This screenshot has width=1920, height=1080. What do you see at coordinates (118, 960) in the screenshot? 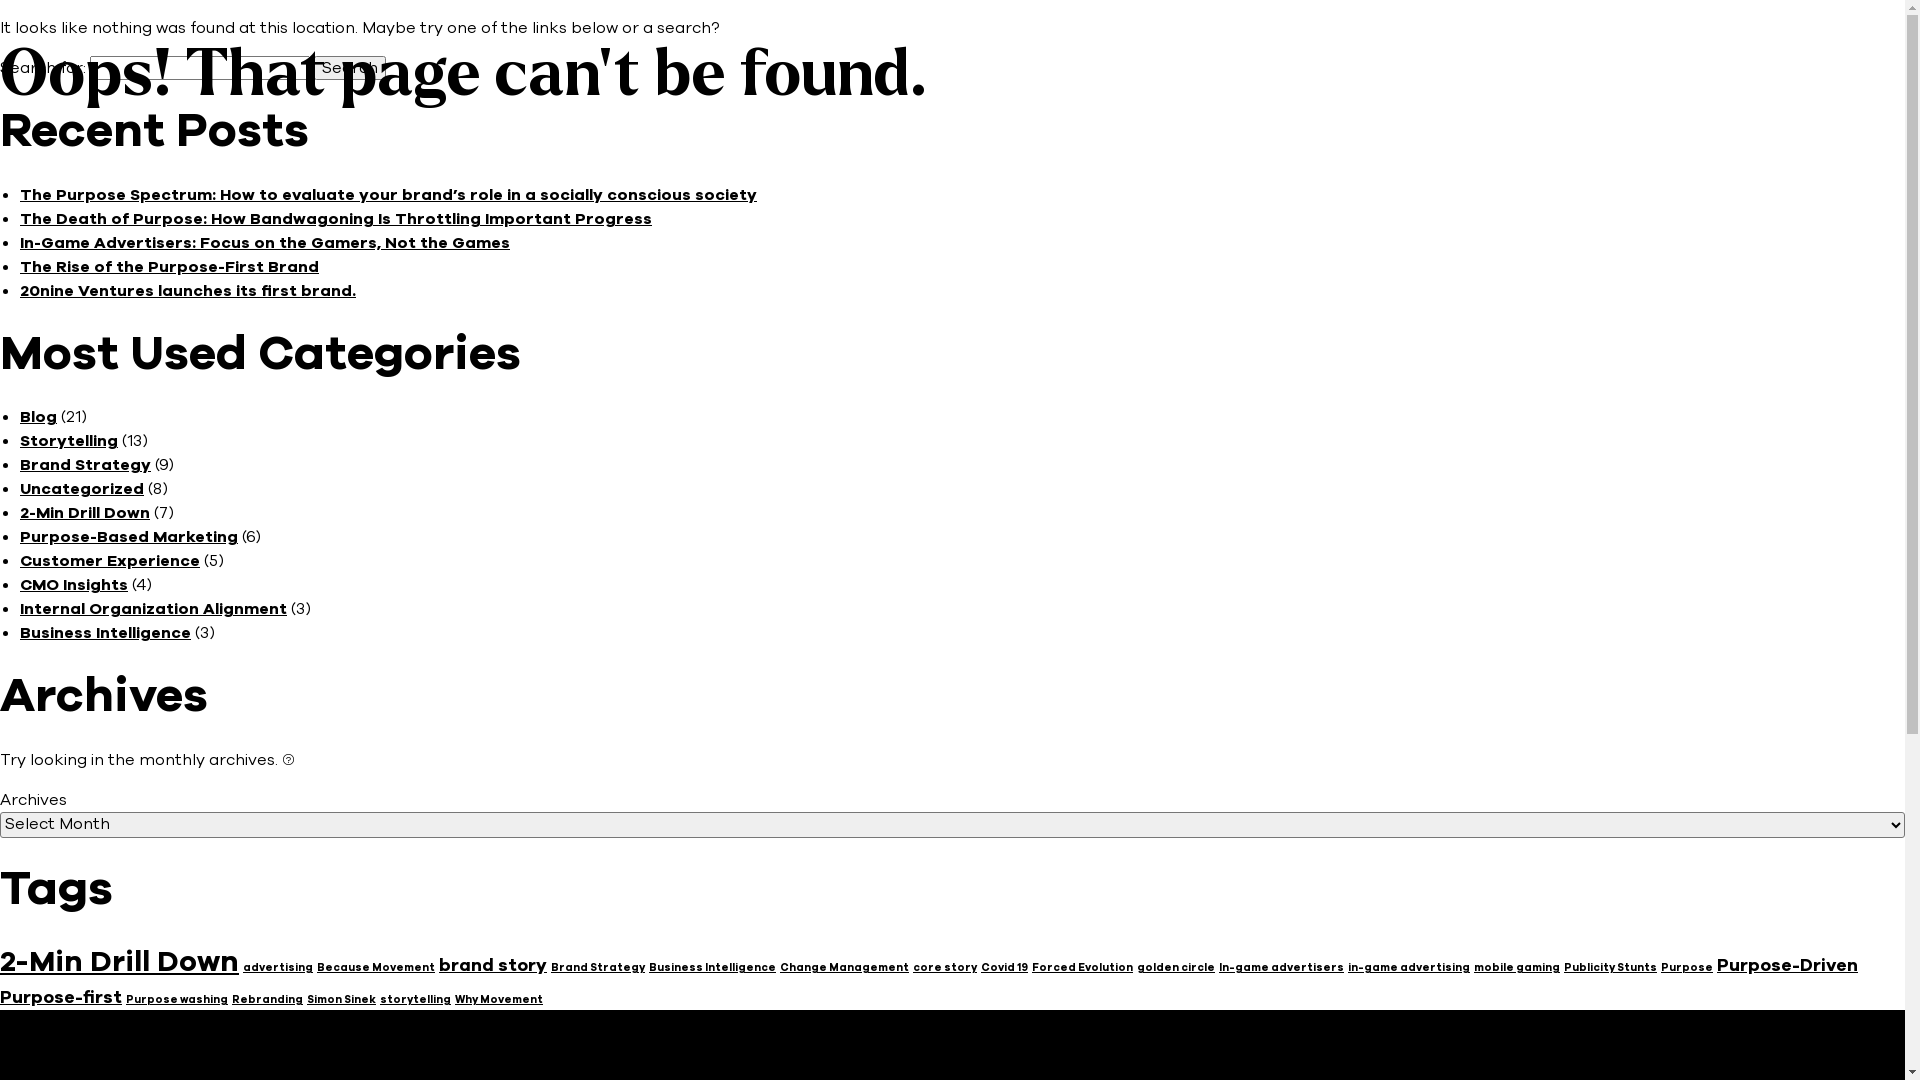
I see `'2-Min Drill Down'` at bounding box center [118, 960].